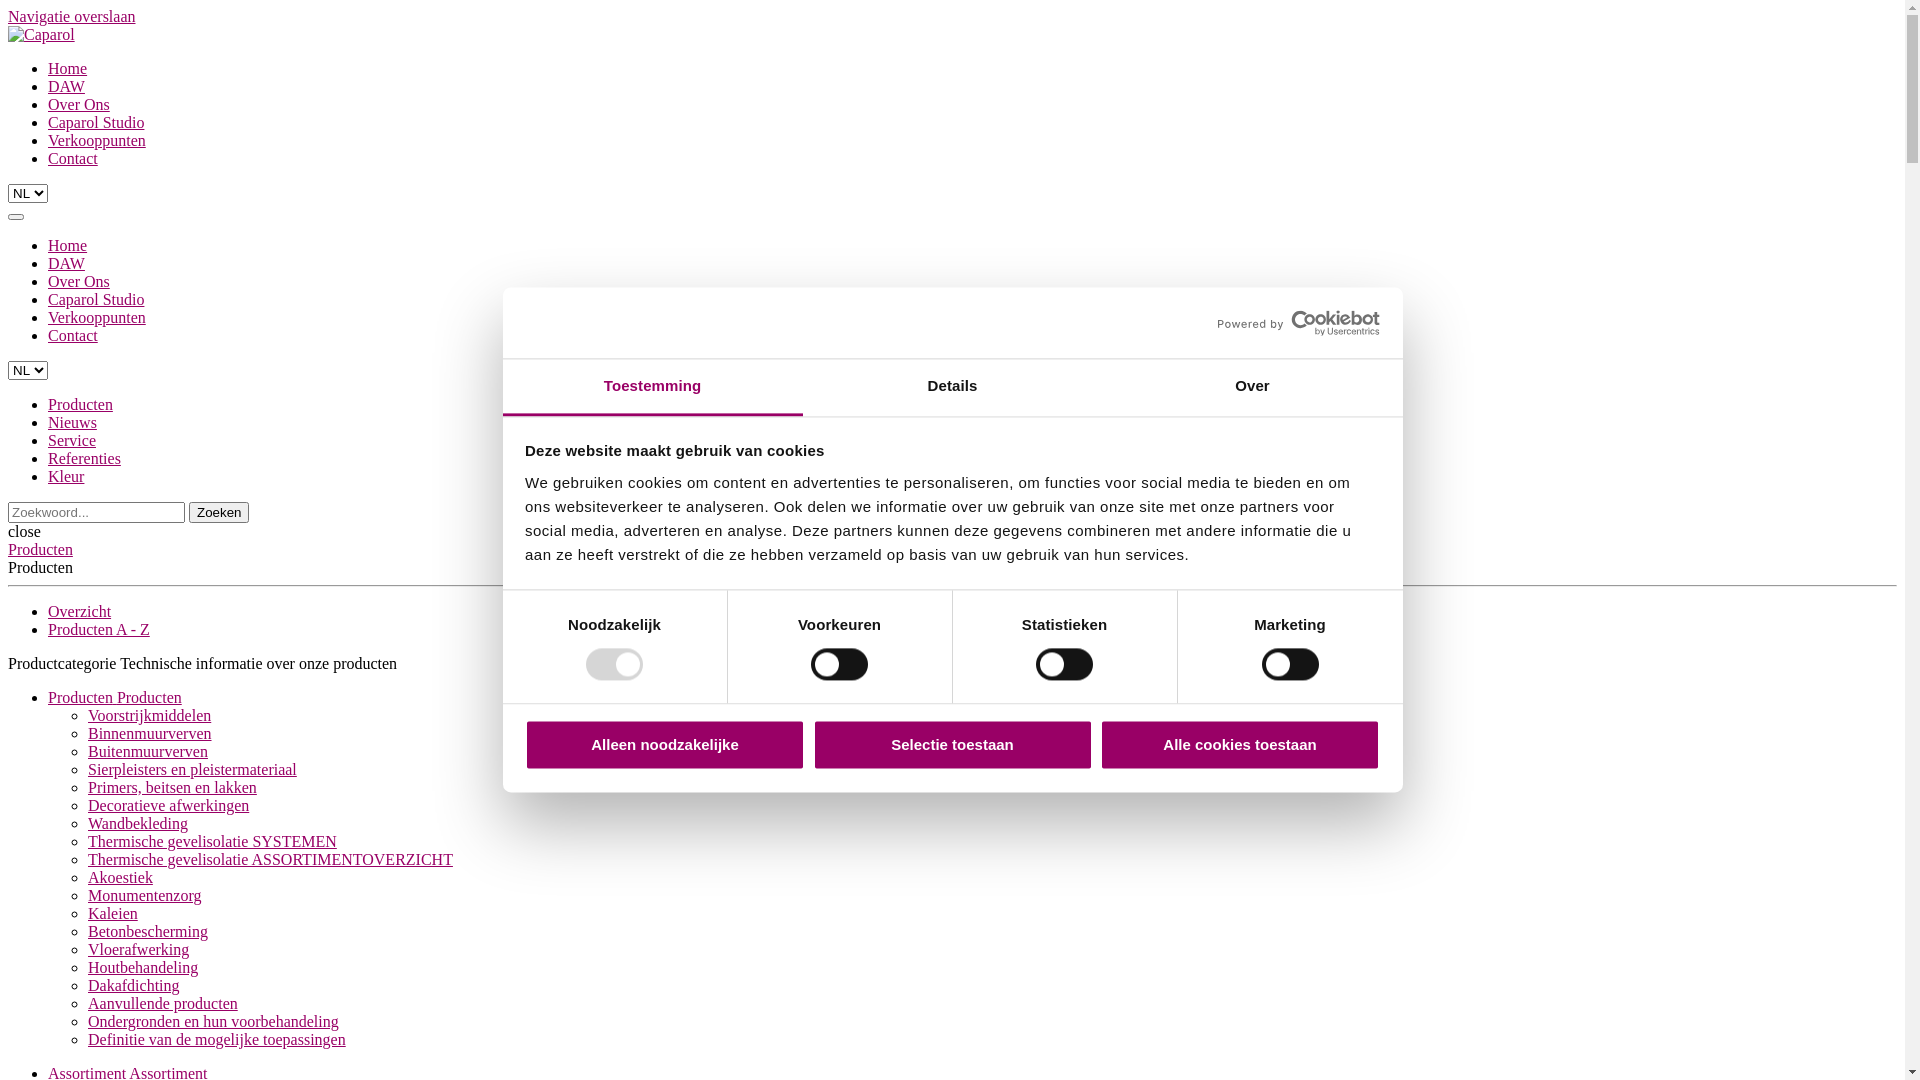 This screenshot has height=1080, width=1920. Describe the element at coordinates (112, 913) in the screenshot. I see `'Kaleien'` at that location.